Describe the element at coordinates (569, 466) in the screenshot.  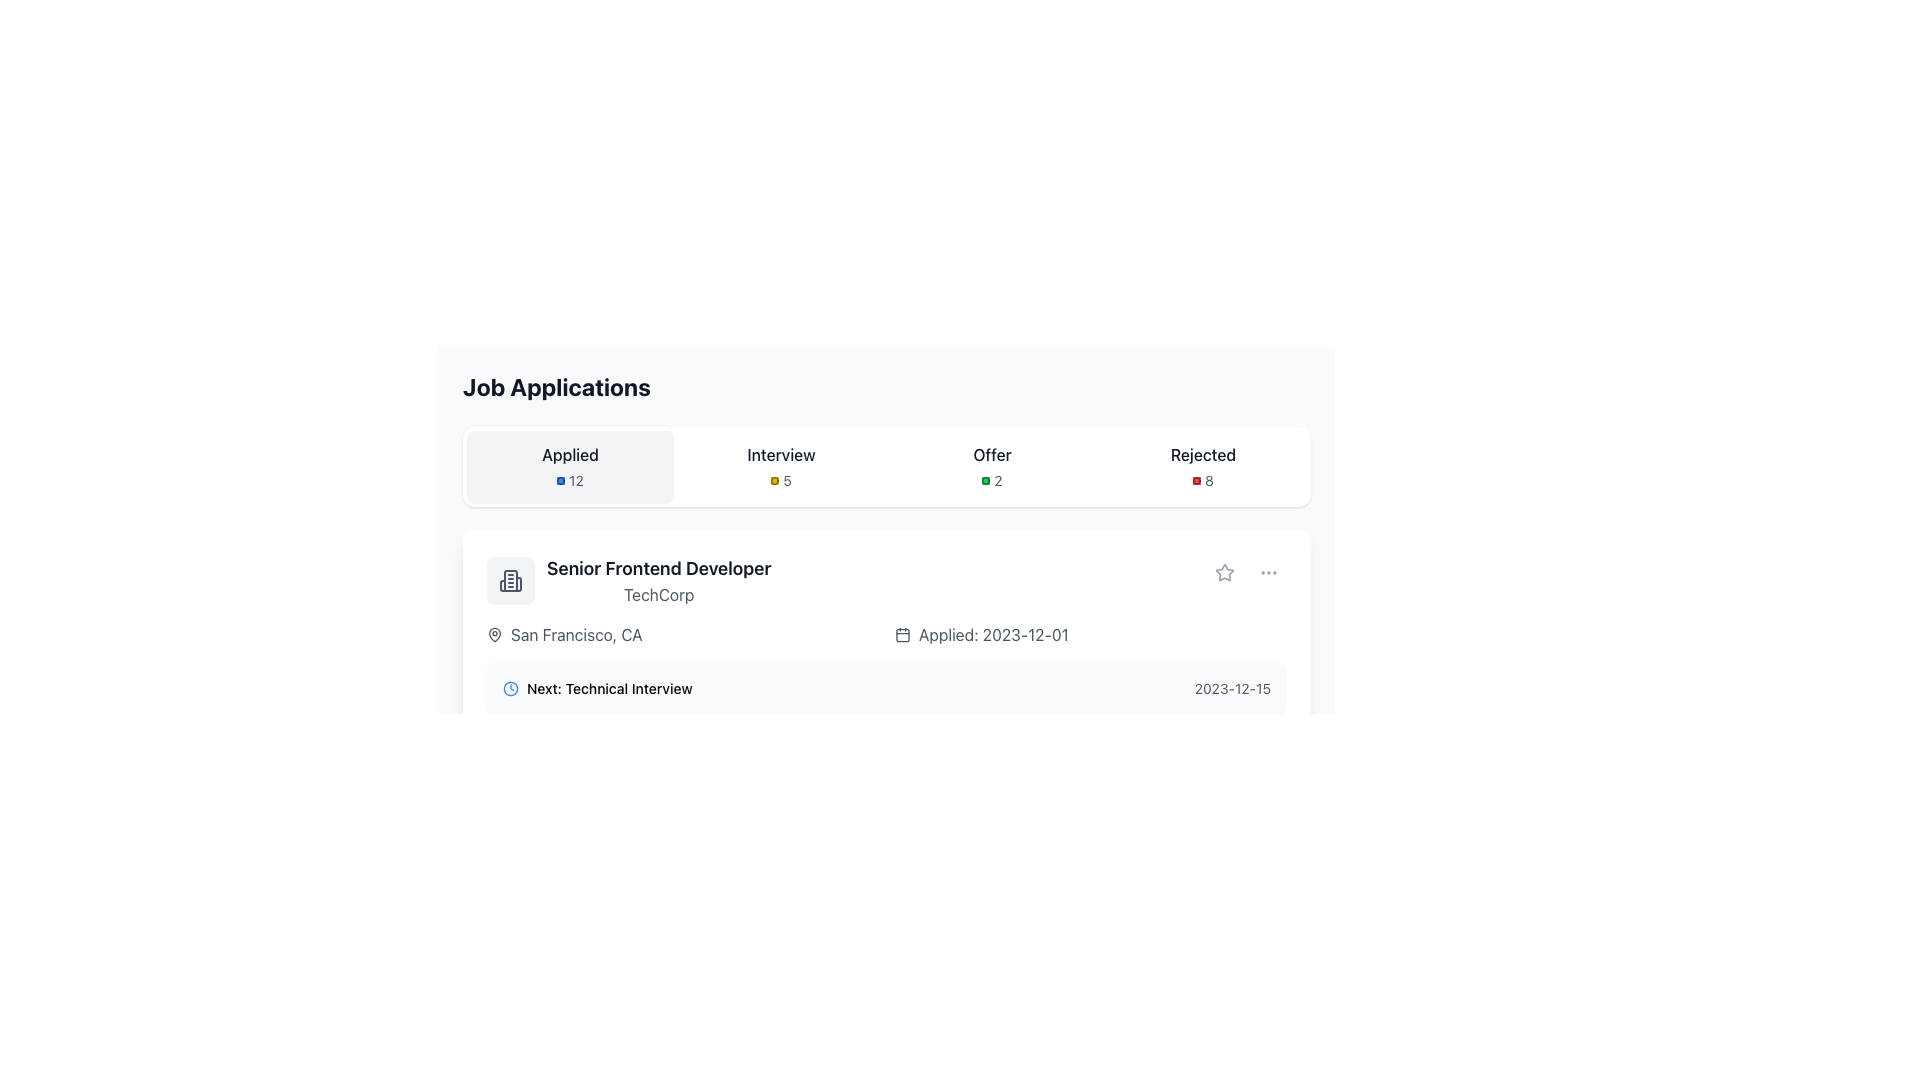
I see `the interactive status card indicating the number of jobs applied for` at that location.